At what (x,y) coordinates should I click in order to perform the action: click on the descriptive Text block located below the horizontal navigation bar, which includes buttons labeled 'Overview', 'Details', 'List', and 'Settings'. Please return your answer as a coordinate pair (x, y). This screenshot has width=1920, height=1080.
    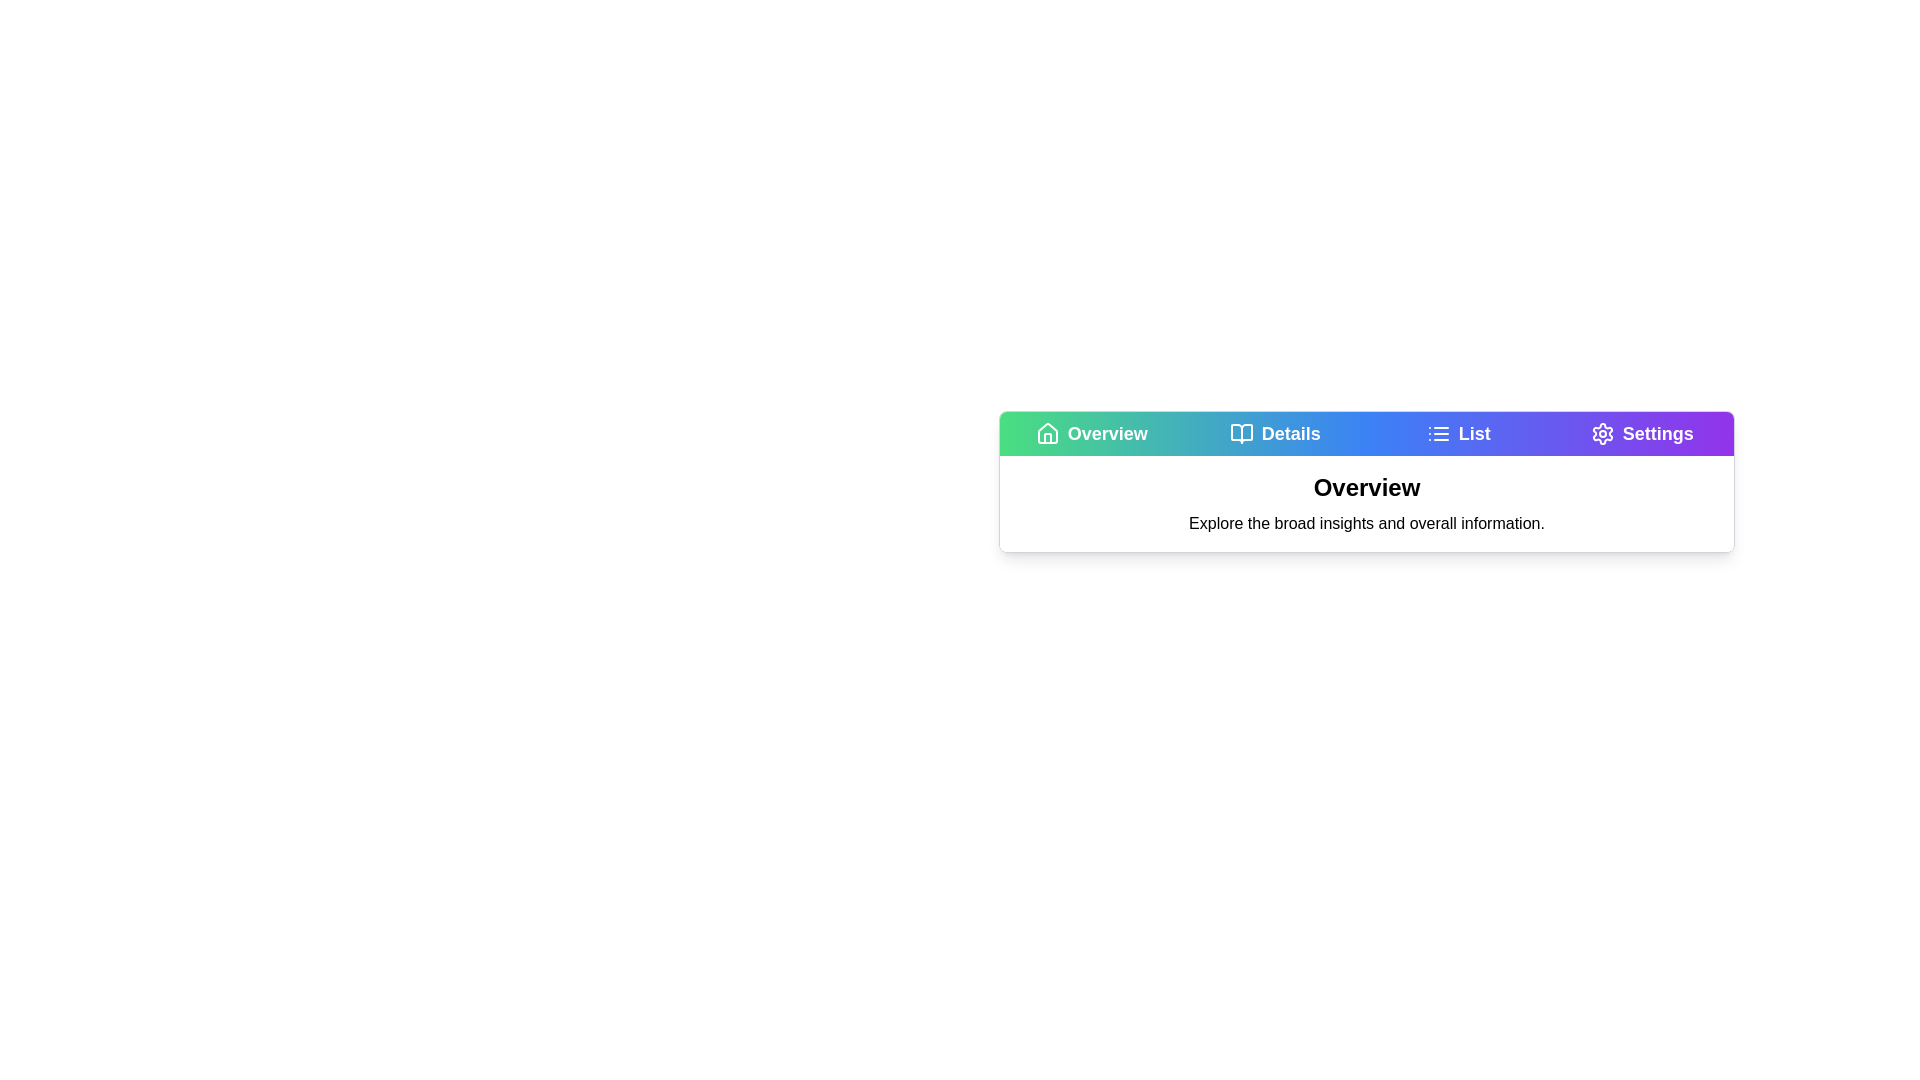
    Looking at the image, I should click on (1366, 503).